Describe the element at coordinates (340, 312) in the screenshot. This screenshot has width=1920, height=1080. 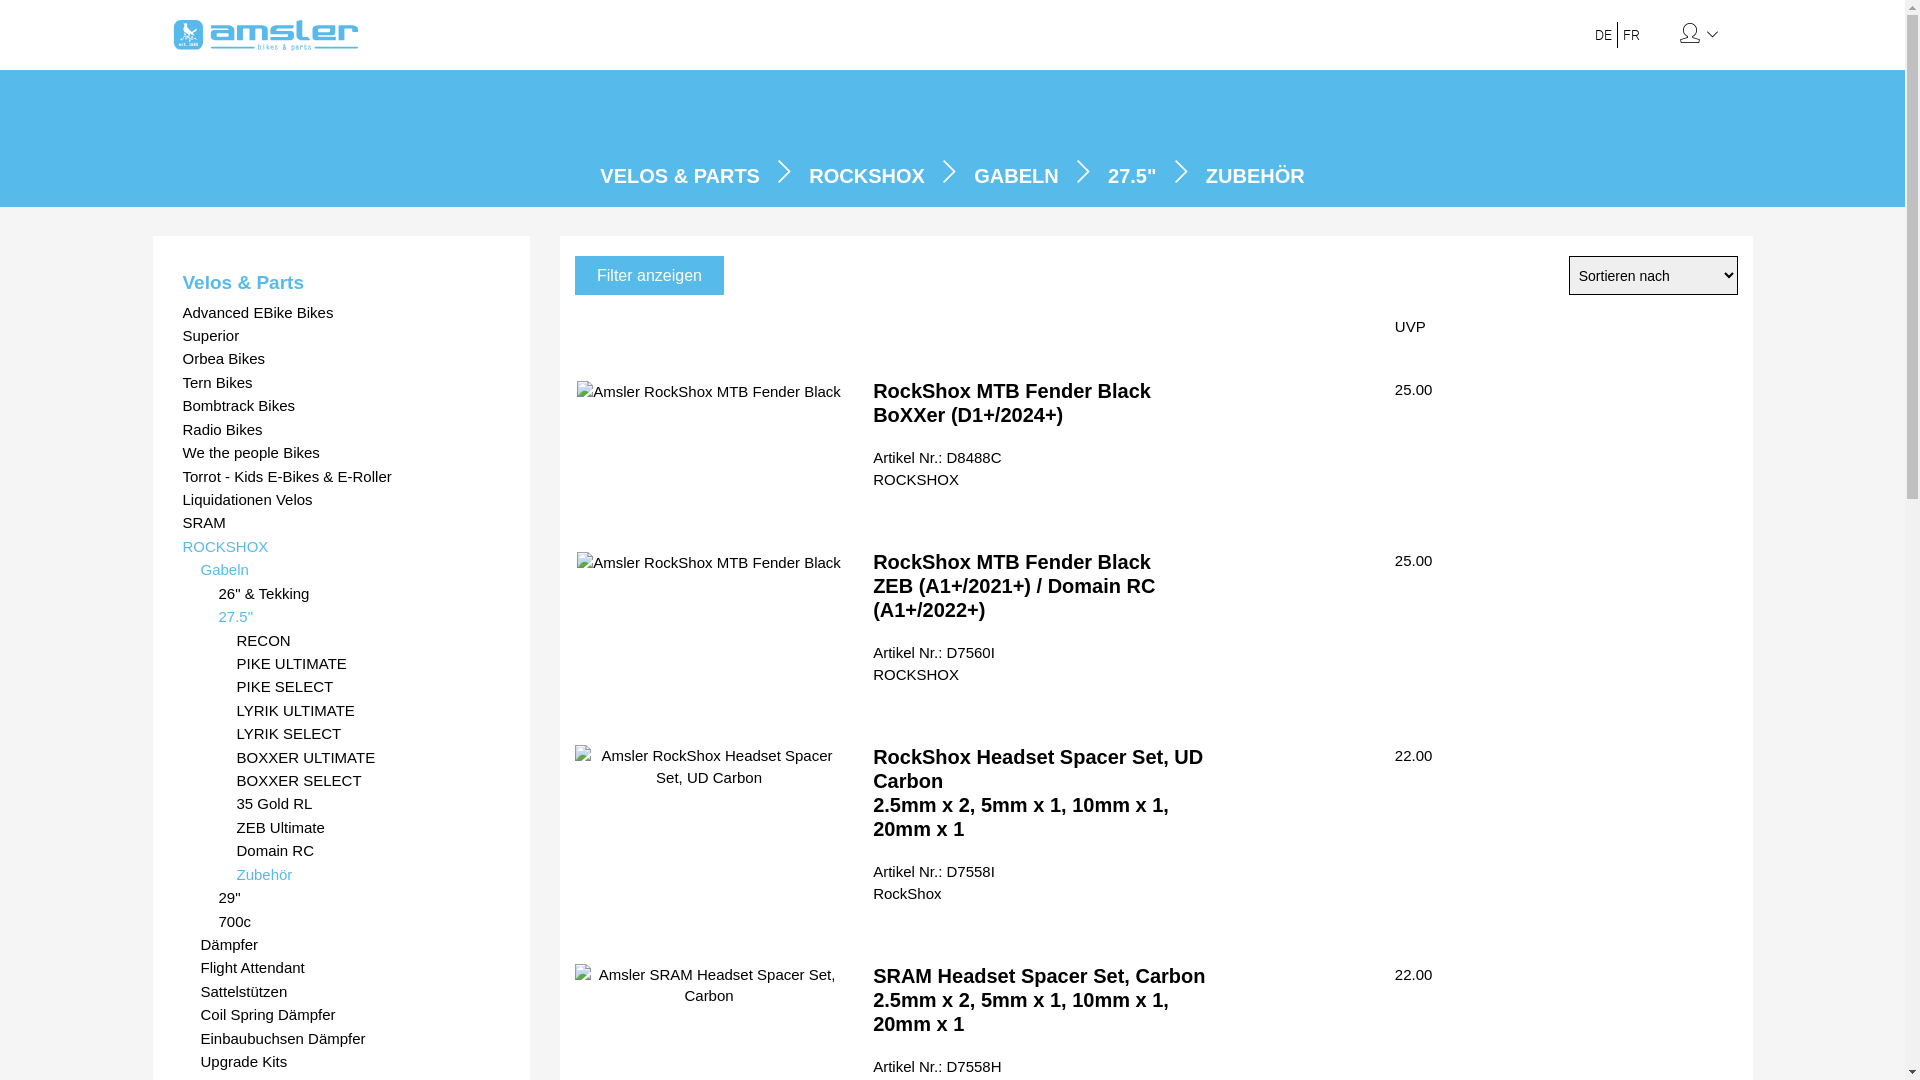
I see `'Advanced EBike Bikes'` at that location.